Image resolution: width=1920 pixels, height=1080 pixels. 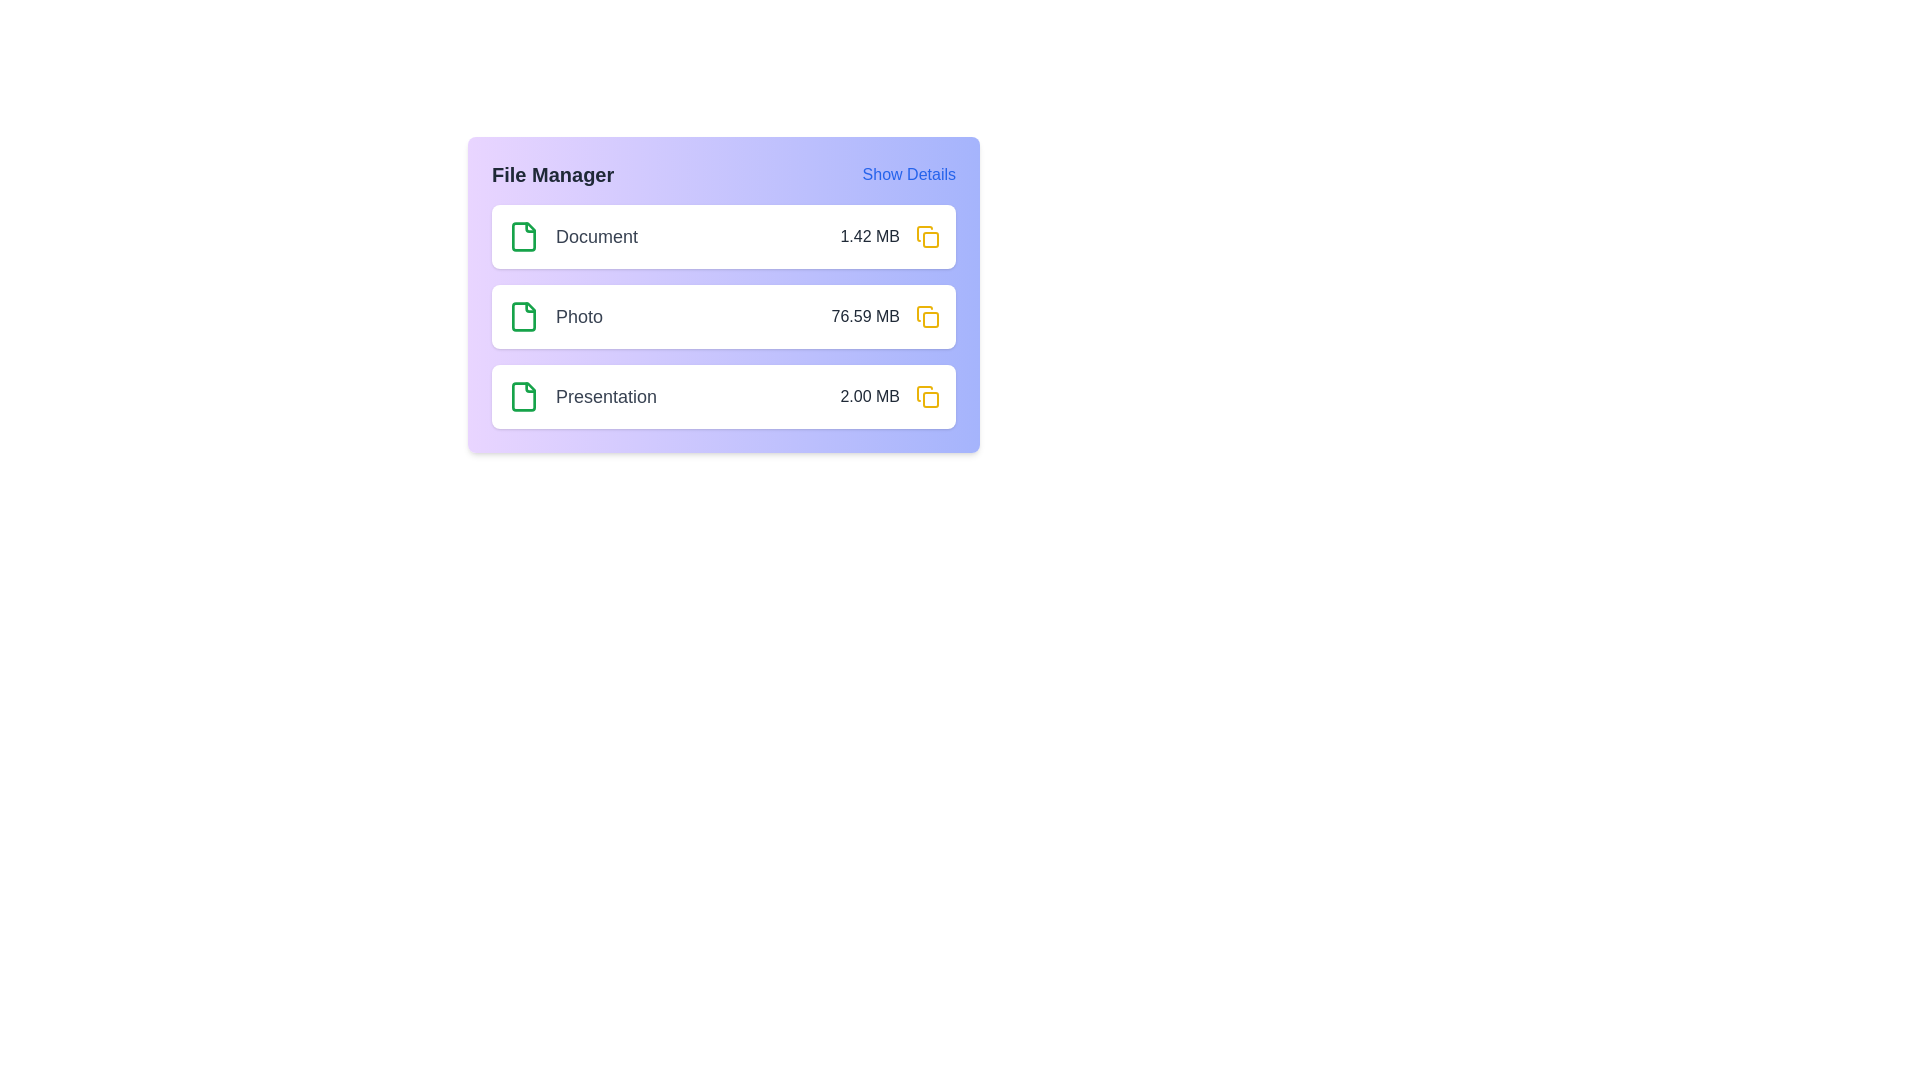 I want to click on the copy button located in the top right of the entry row labeled 'Document', next to the text description '1.42 MB', to copy associated data, so click(x=926, y=235).